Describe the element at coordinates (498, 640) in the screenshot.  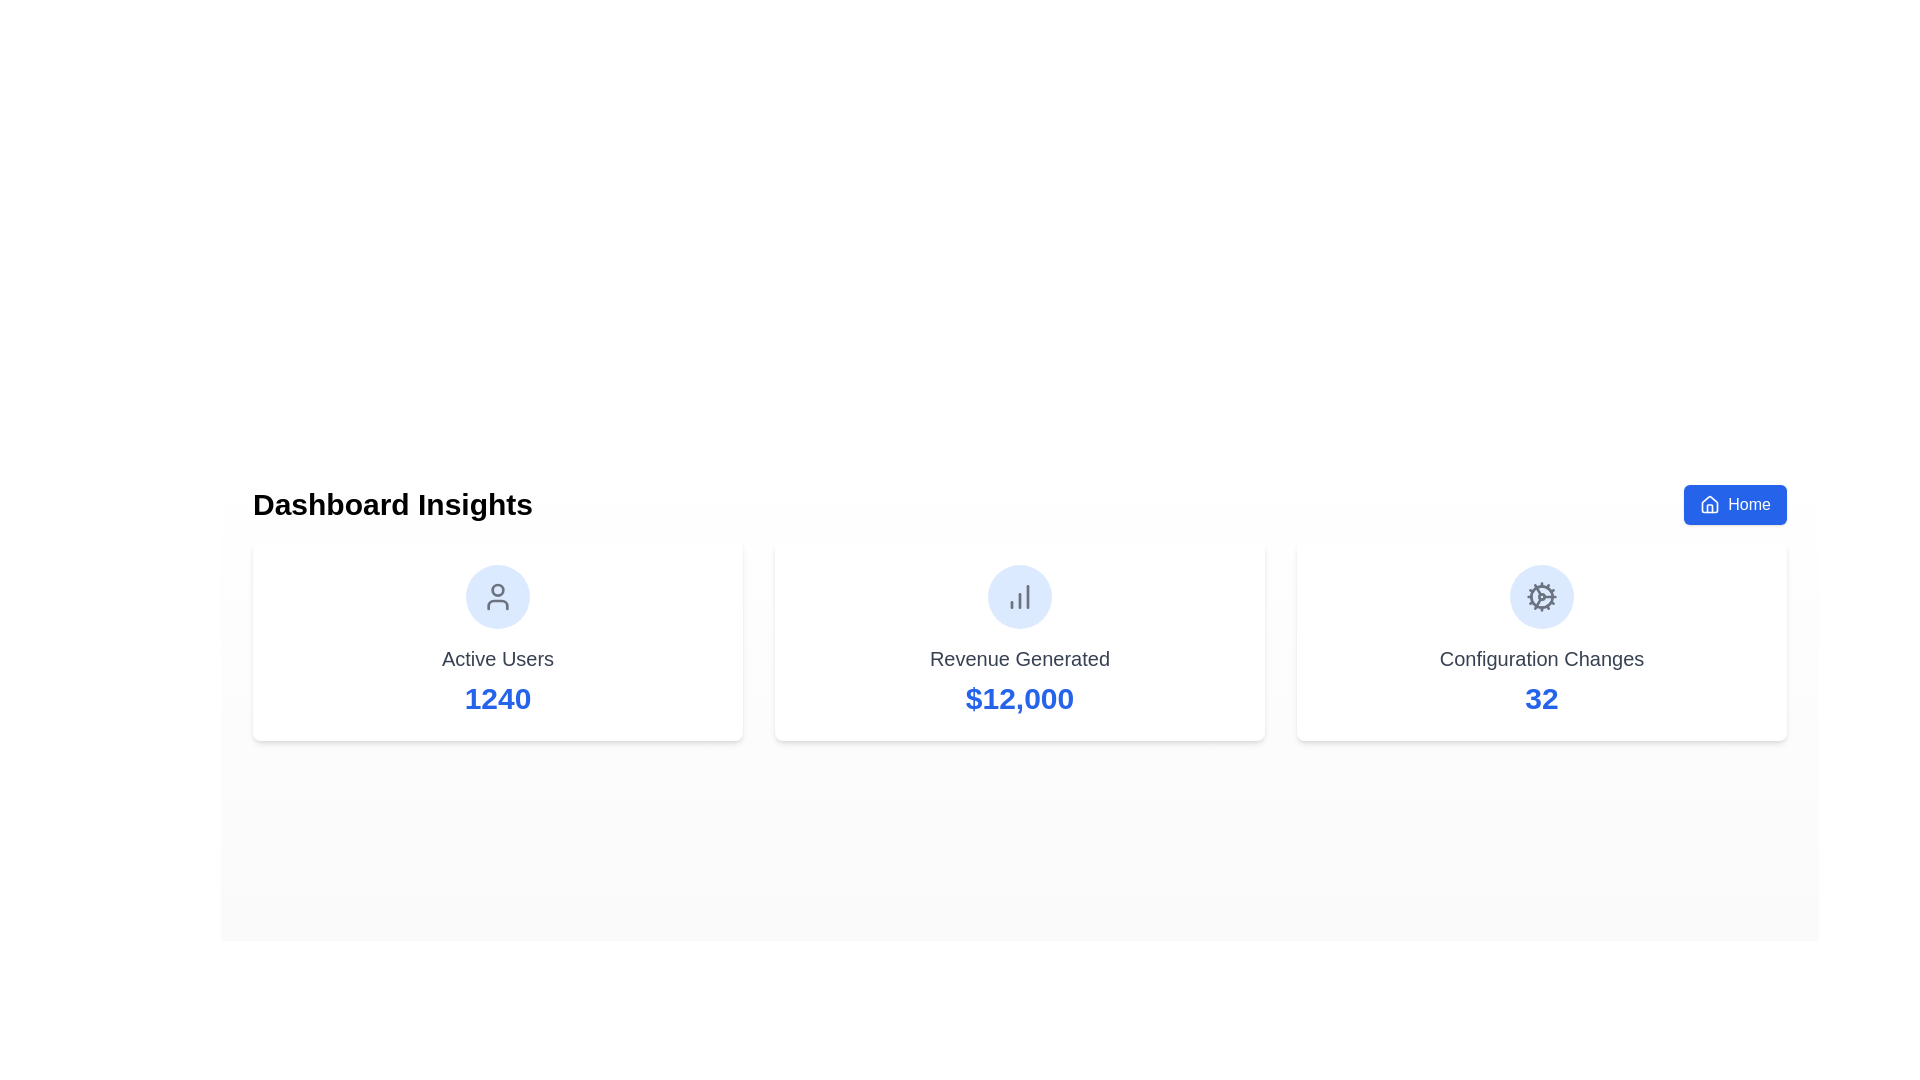
I see `the card component displaying the count of active users ('1240'), which is the left-most card in a horizontally aligned grid layout` at that location.